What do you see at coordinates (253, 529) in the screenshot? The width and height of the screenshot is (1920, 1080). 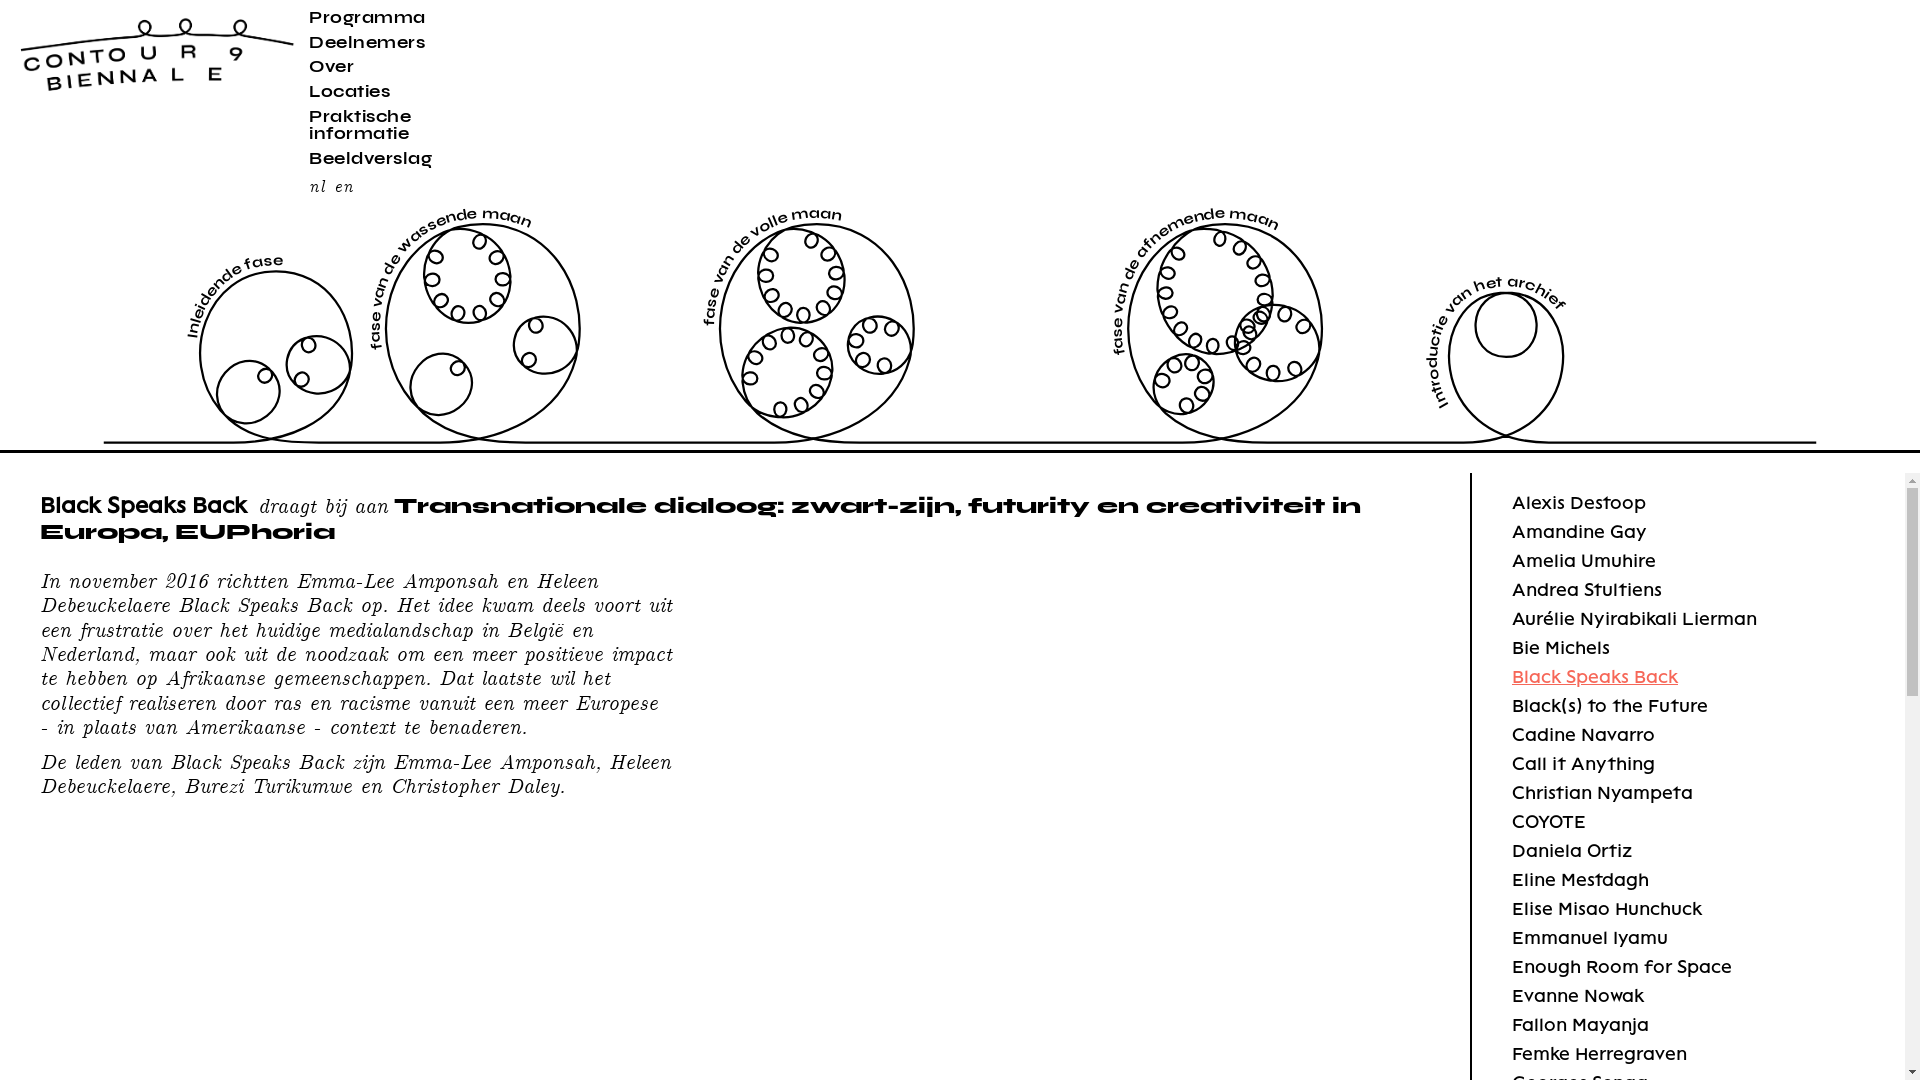 I see `'EUPhoria'` at bounding box center [253, 529].